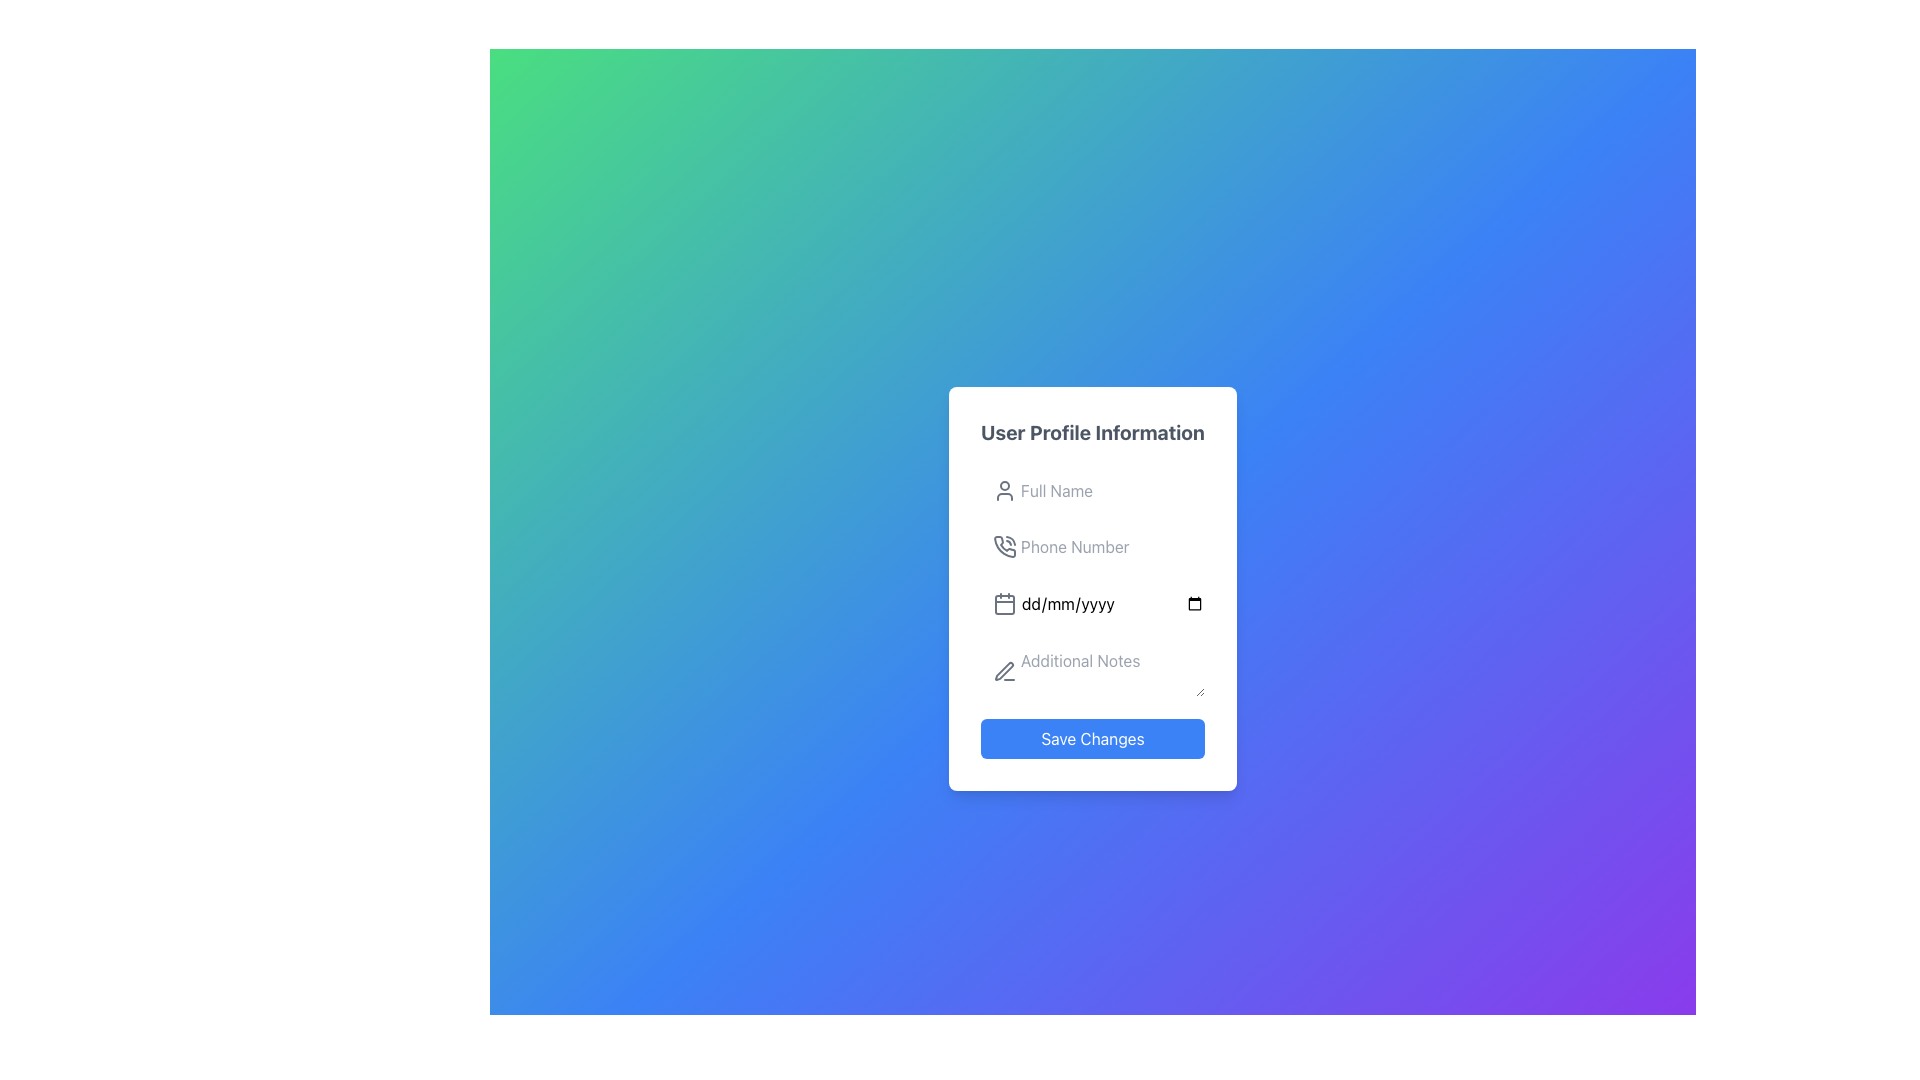 The width and height of the screenshot is (1920, 1080). Describe the element at coordinates (1004, 603) in the screenshot. I see `the calendar icon located on the left side of the date of birth input field` at that location.